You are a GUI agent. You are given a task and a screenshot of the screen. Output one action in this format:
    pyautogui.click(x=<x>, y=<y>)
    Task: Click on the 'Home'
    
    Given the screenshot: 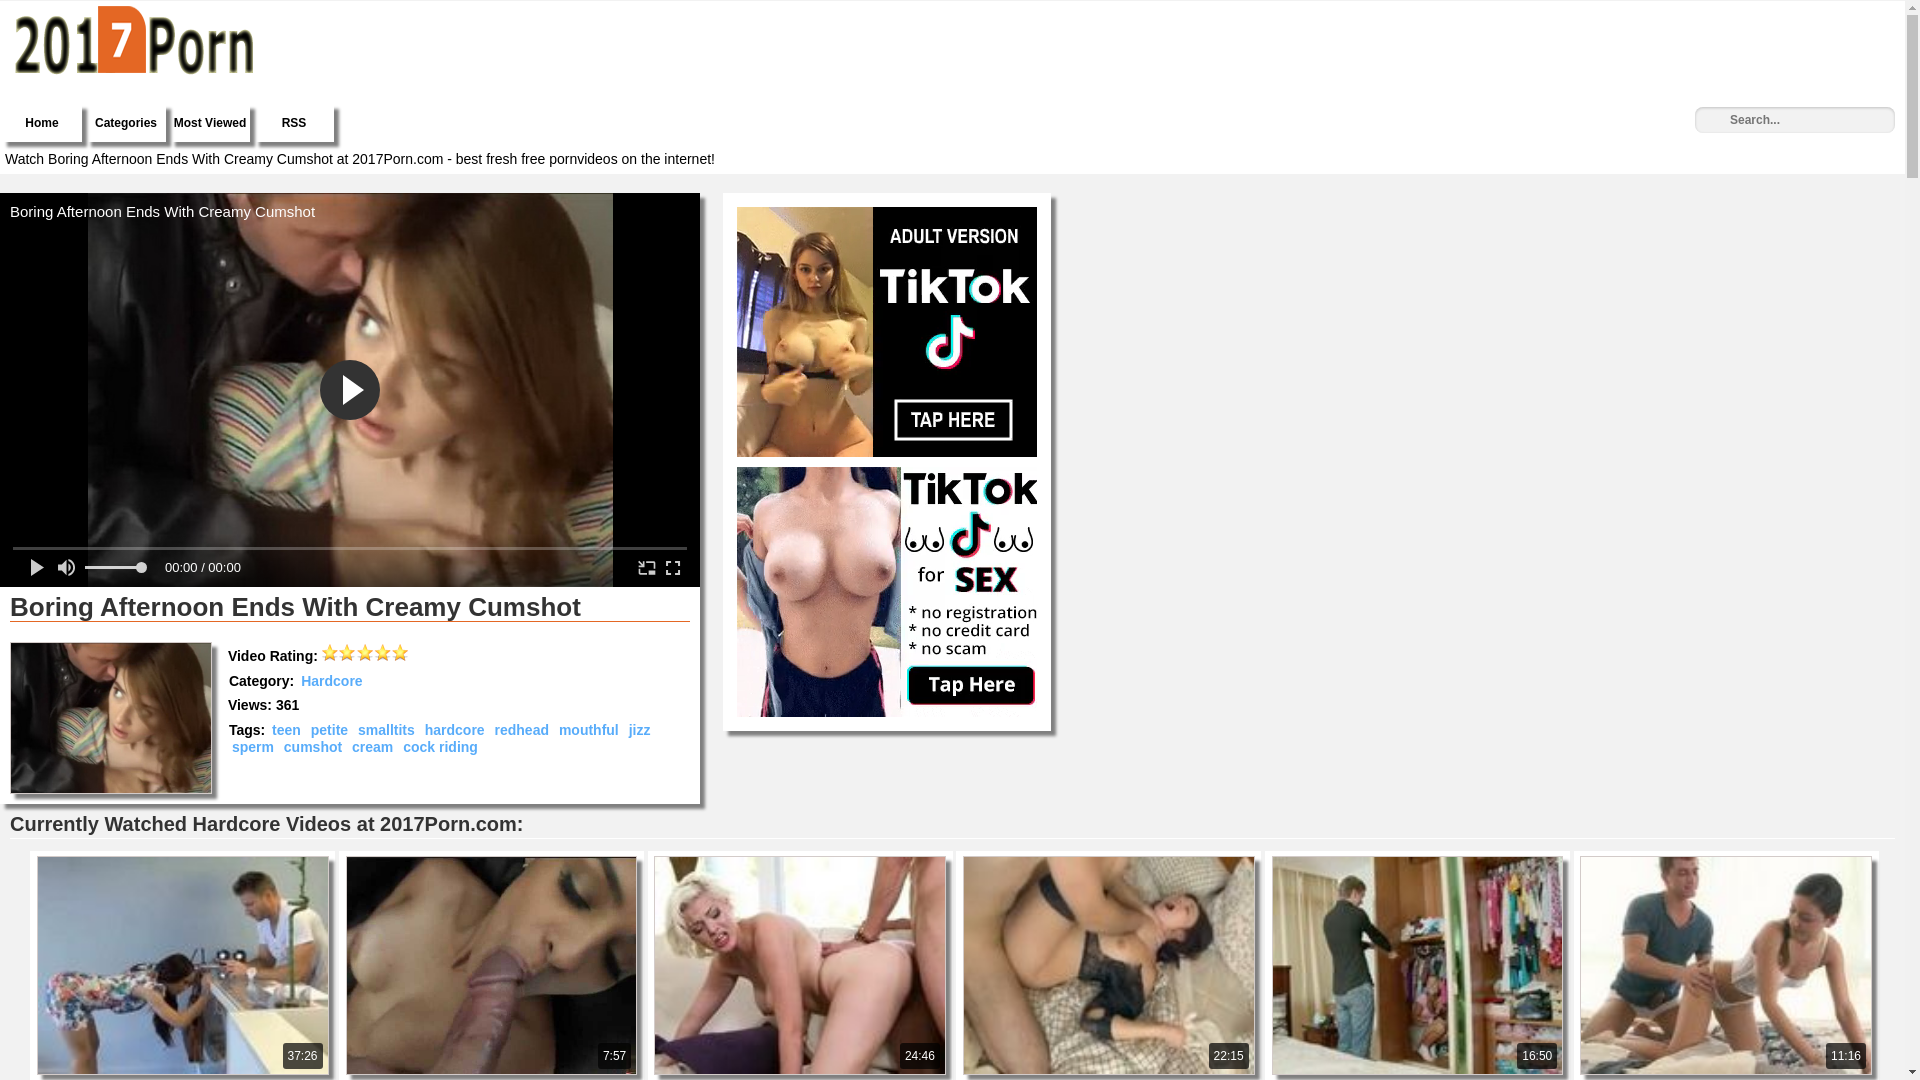 What is the action you would take?
    pyautogui.click(x=1, y=123)
    